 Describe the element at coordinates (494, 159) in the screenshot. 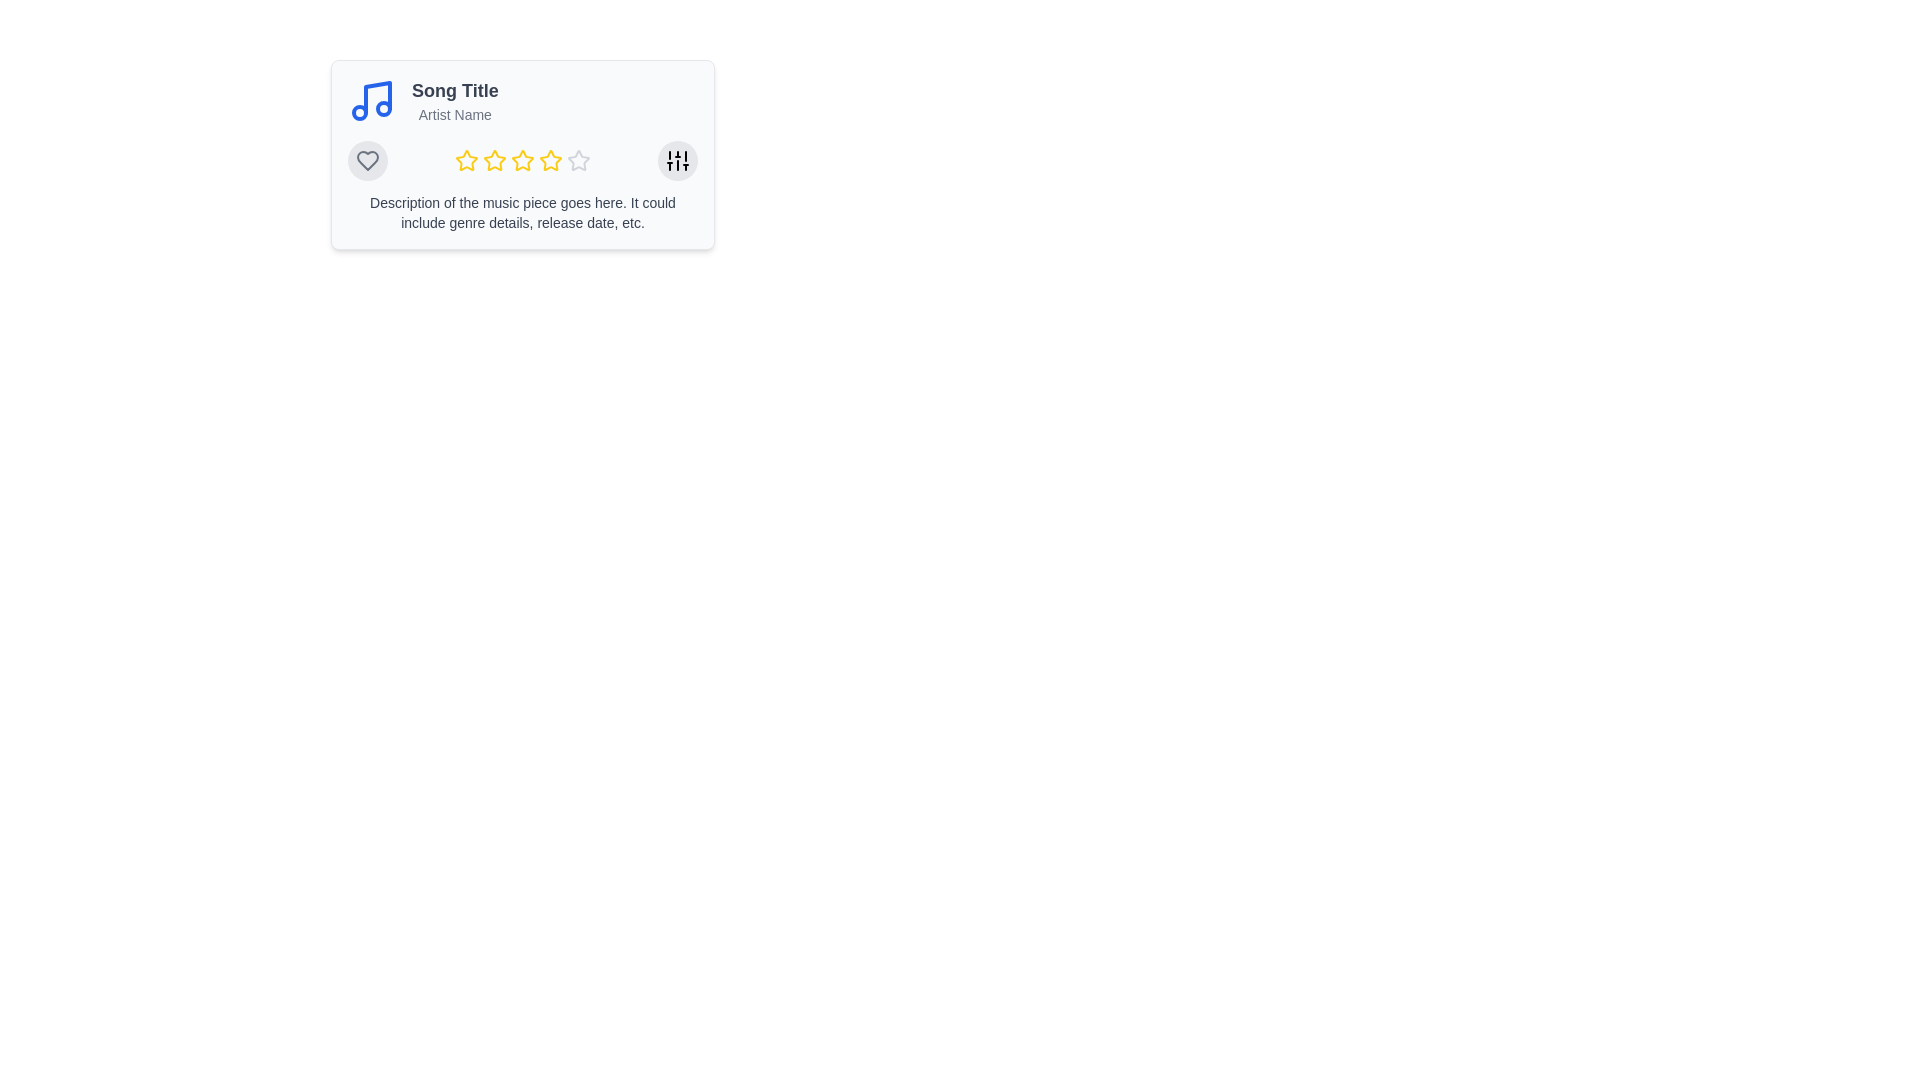

I see `the second star in the series of five rating stars` at that location.